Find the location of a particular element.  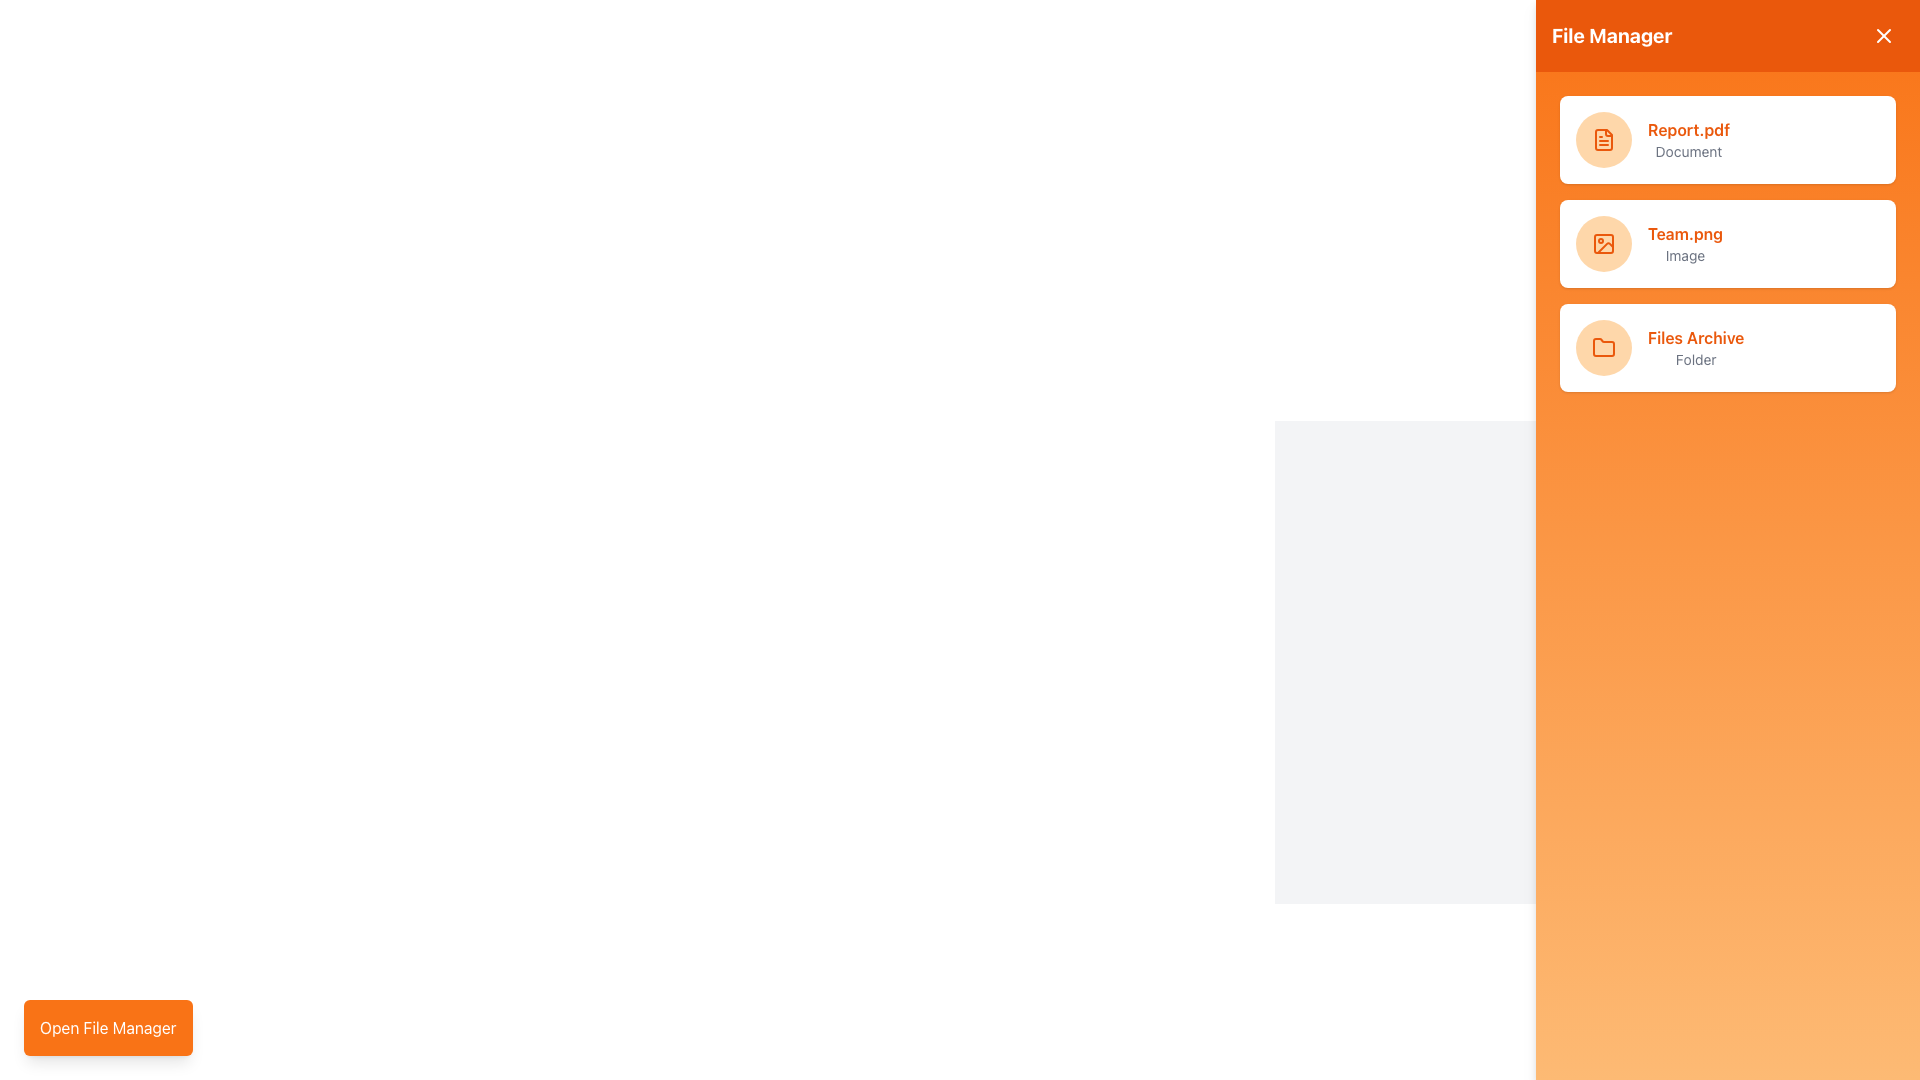

the close button located in the top-right corner of the File Manager panel is located at coordinates (1882, 35).